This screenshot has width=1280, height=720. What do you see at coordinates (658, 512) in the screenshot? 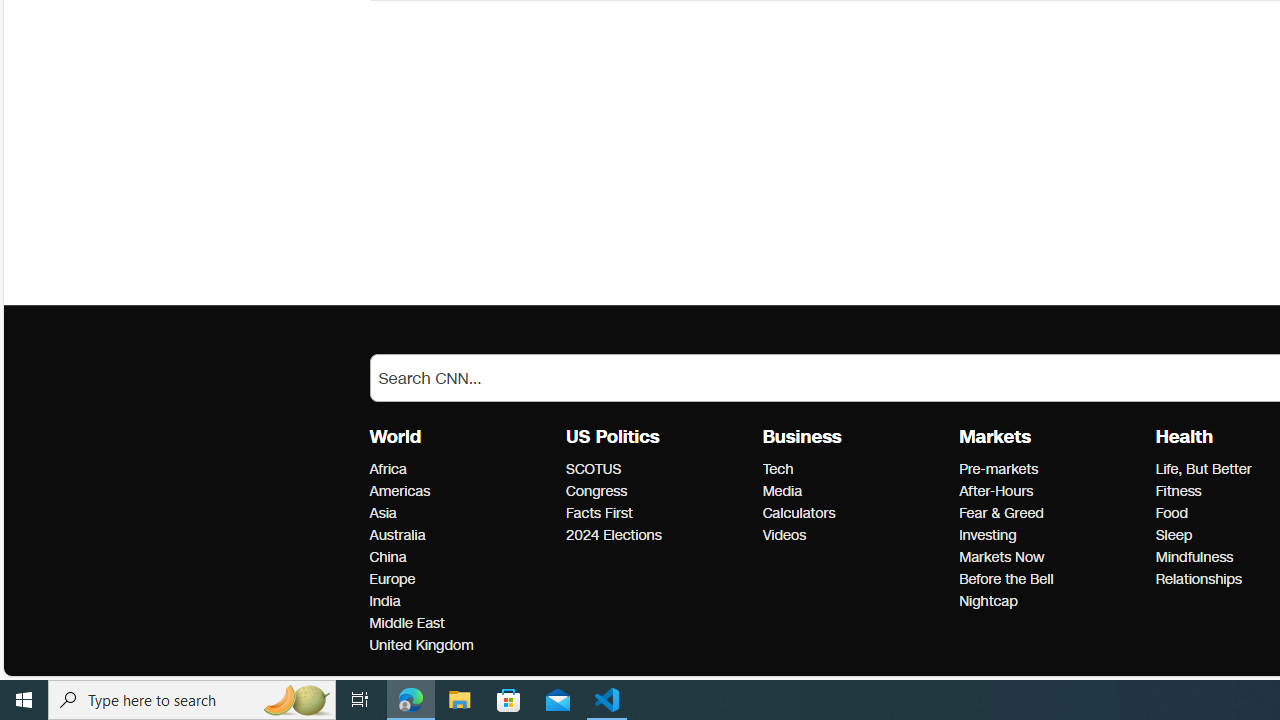
I see `'Facts First'` at bounding box center [658, 512].